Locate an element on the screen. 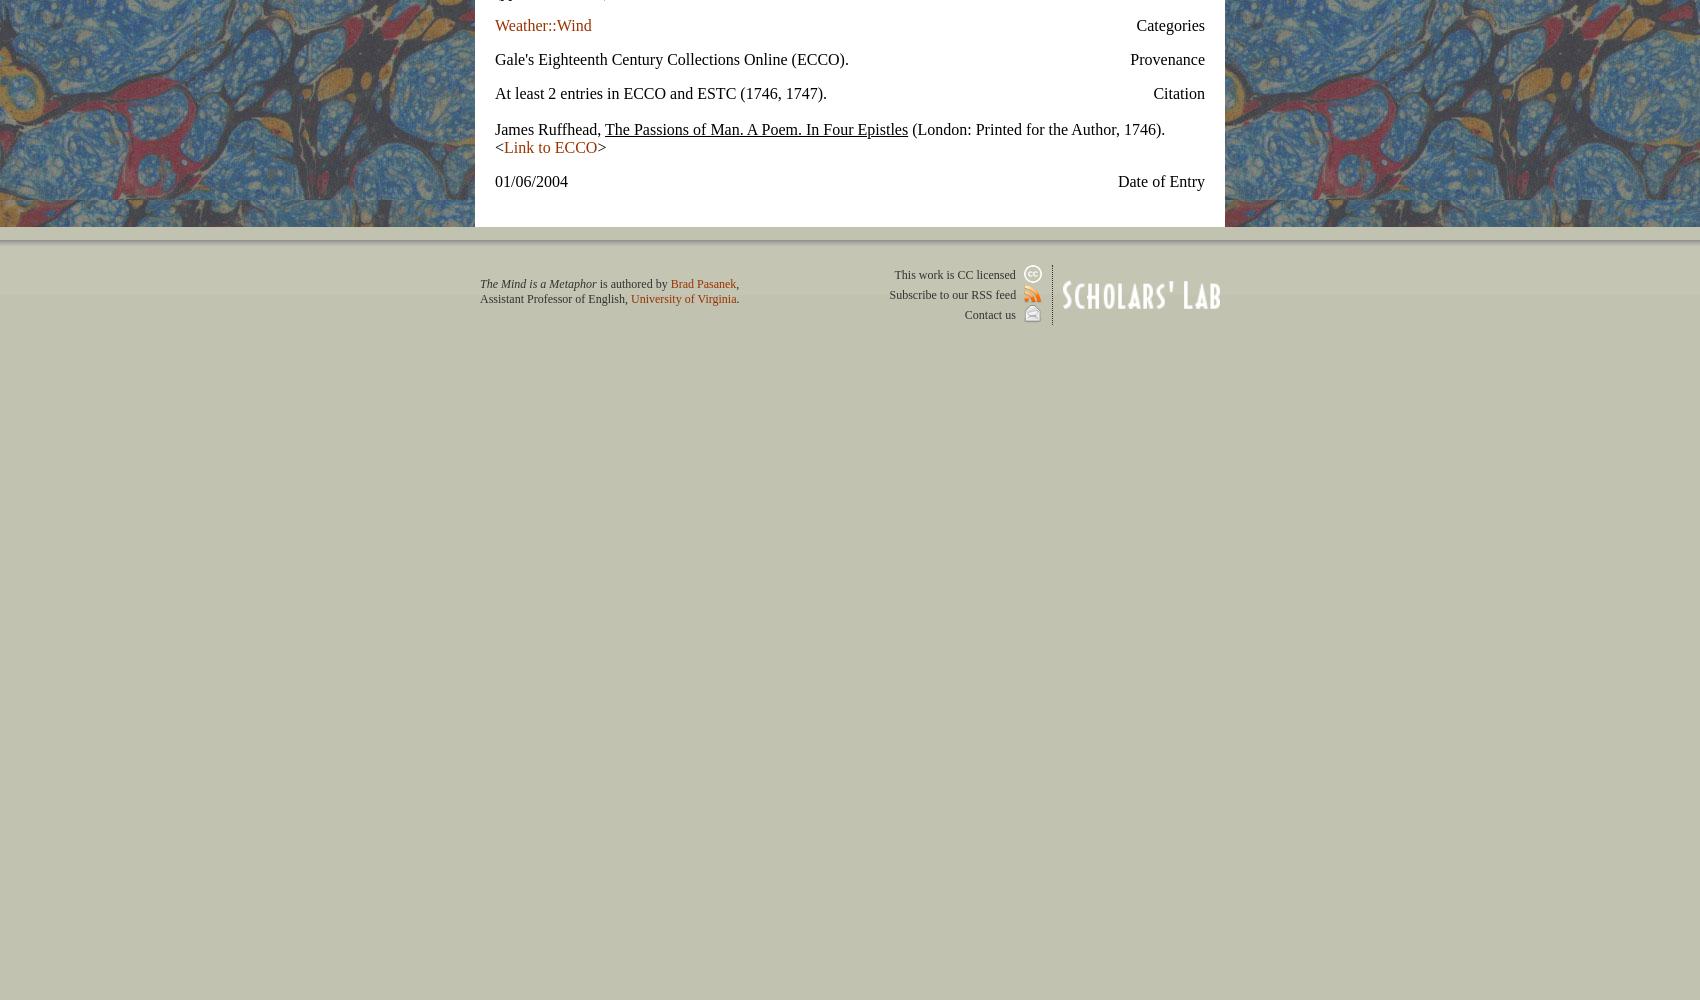  '(London: Printed for the Author, 1746). <' is located at coordinates (828, 137).